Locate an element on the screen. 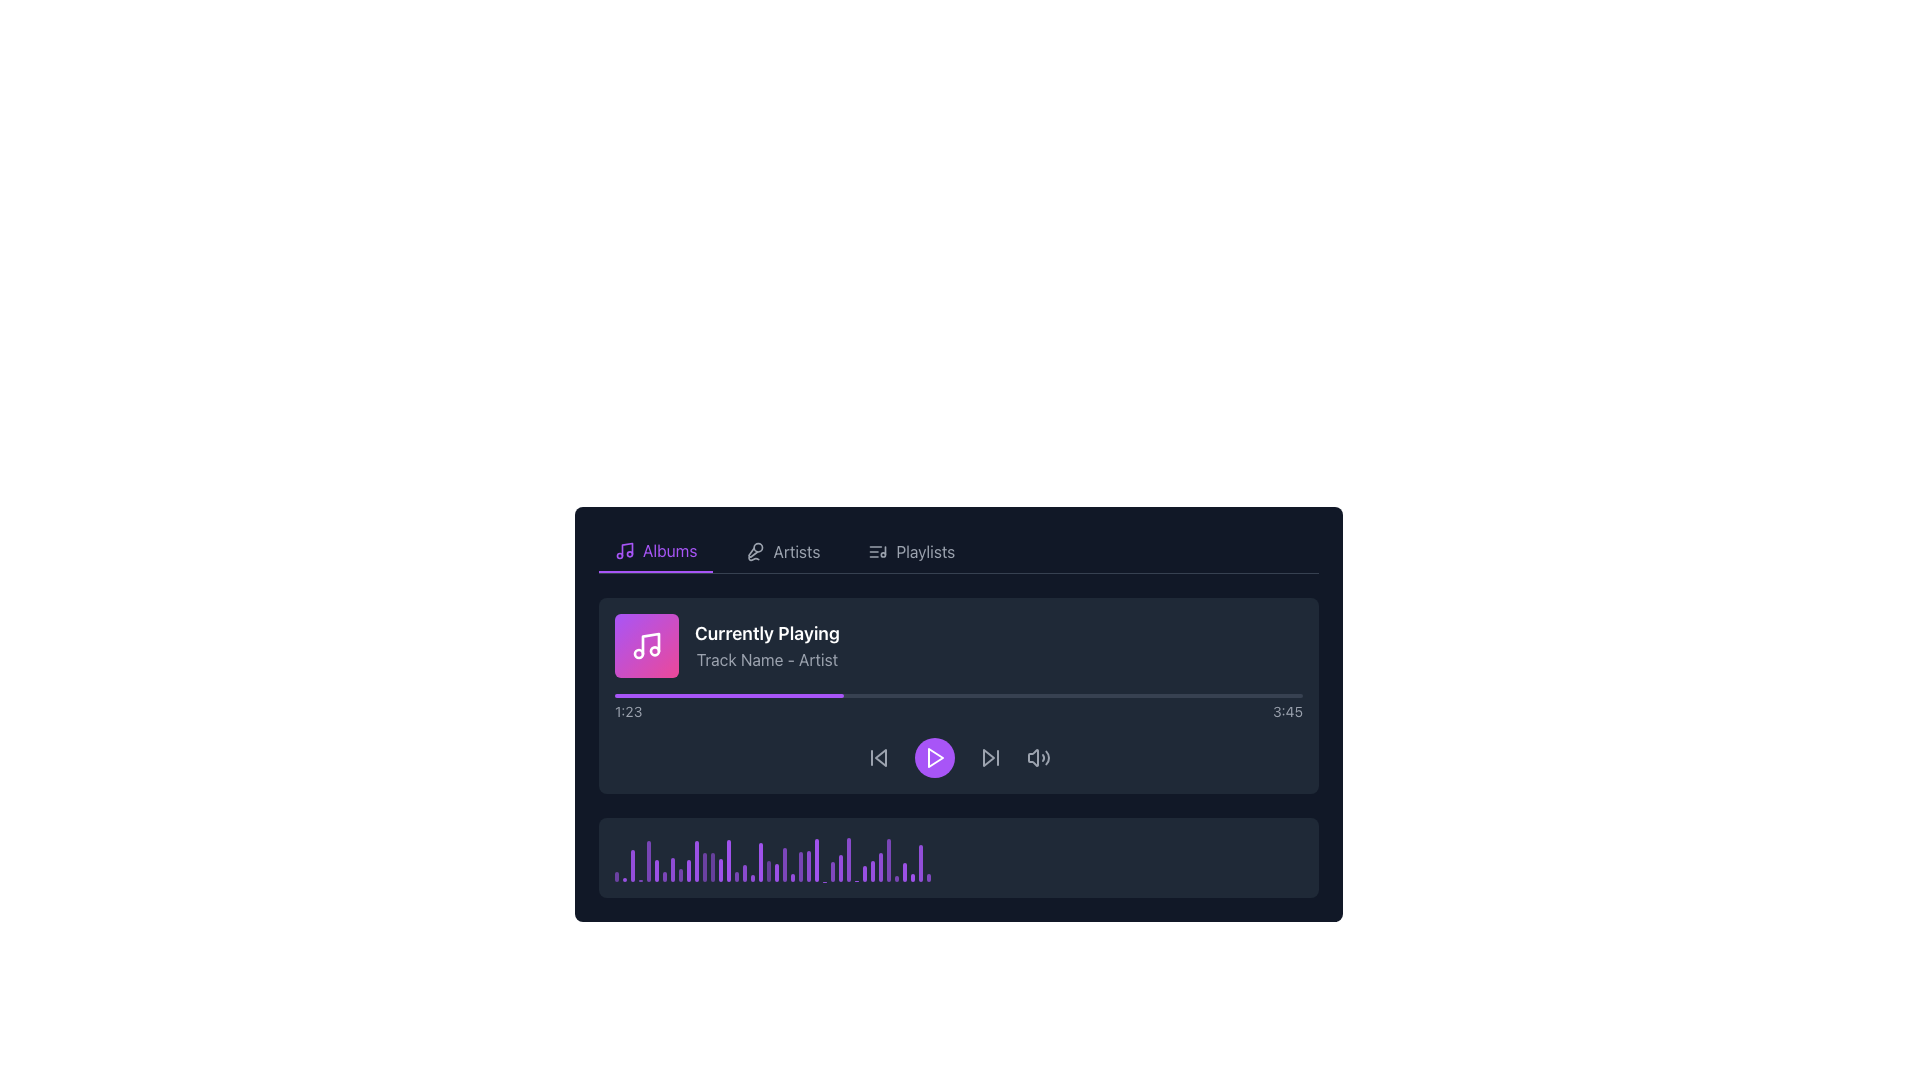  the third wave line from the left within the decorative vector graphic in the bottom section of the media controls interface is located at coordinates (1046, 758).